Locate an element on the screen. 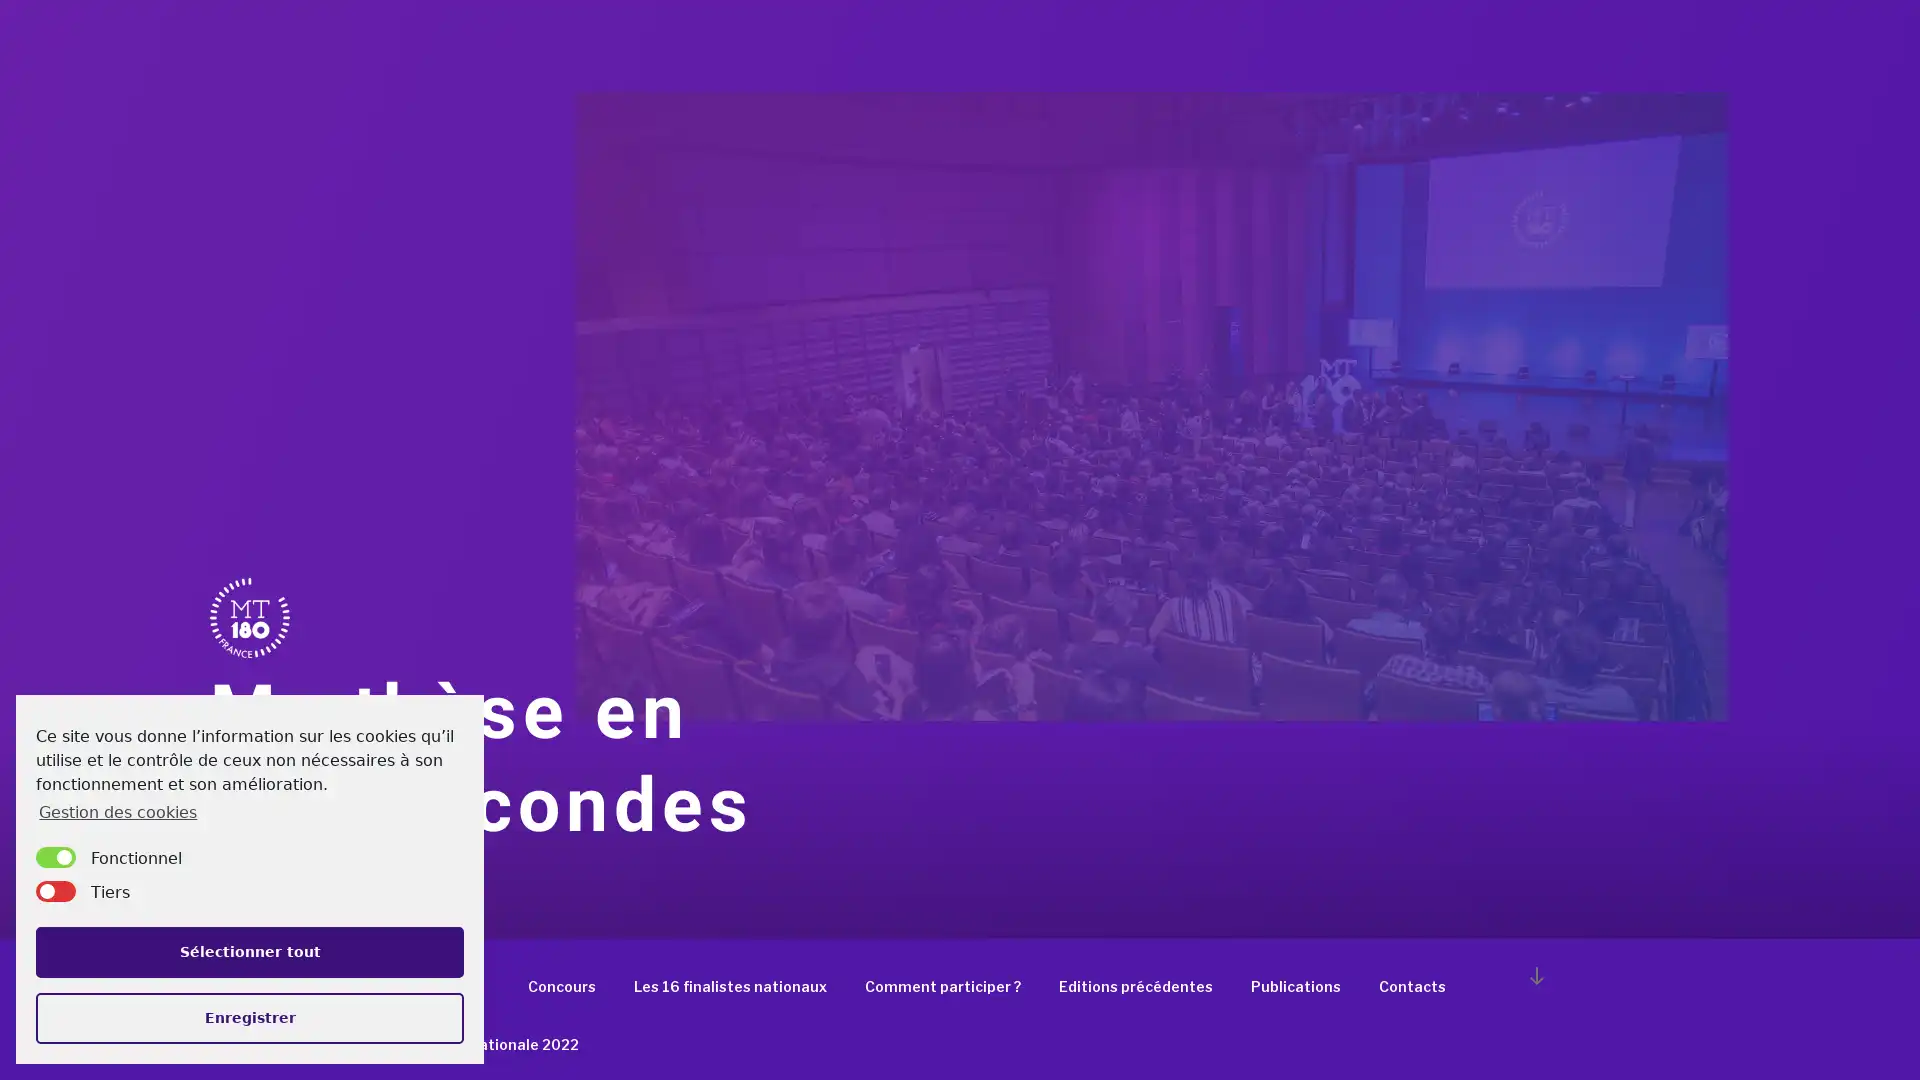  Selectionner tout is located at coordinates (248, 950).